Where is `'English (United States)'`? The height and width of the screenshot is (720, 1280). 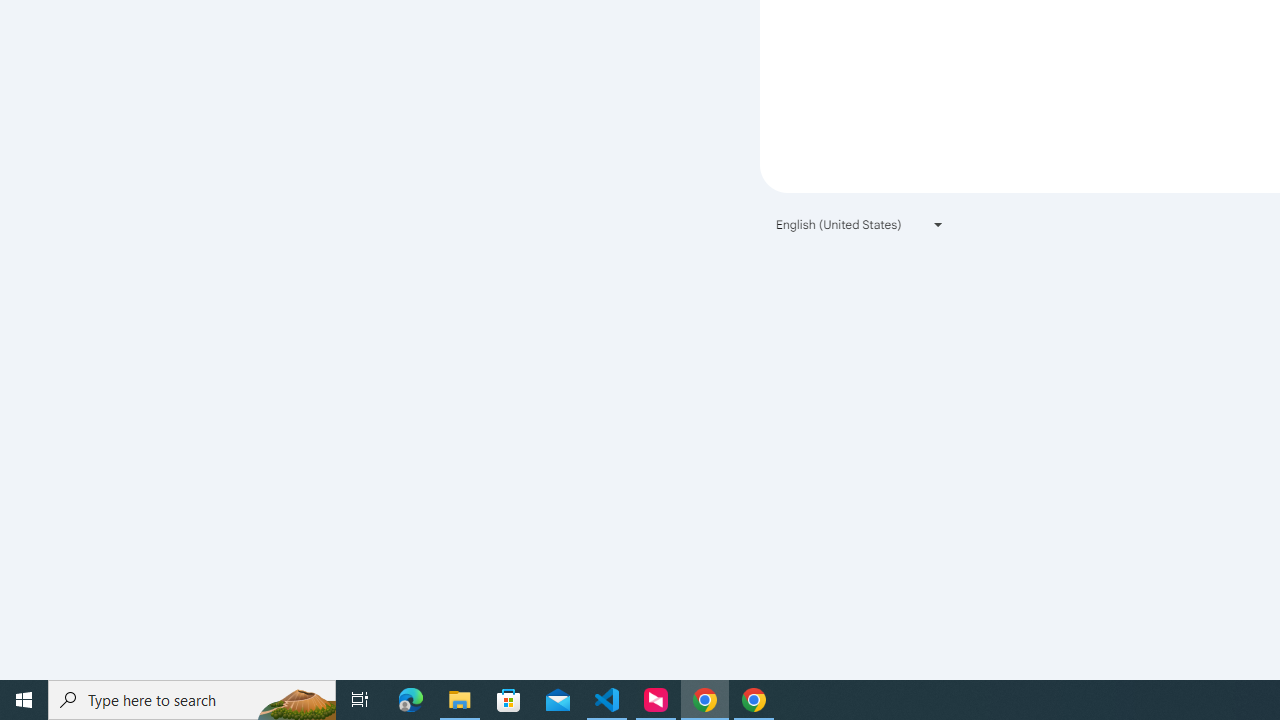 'English (United States)' is located at coordinates (860, 224).